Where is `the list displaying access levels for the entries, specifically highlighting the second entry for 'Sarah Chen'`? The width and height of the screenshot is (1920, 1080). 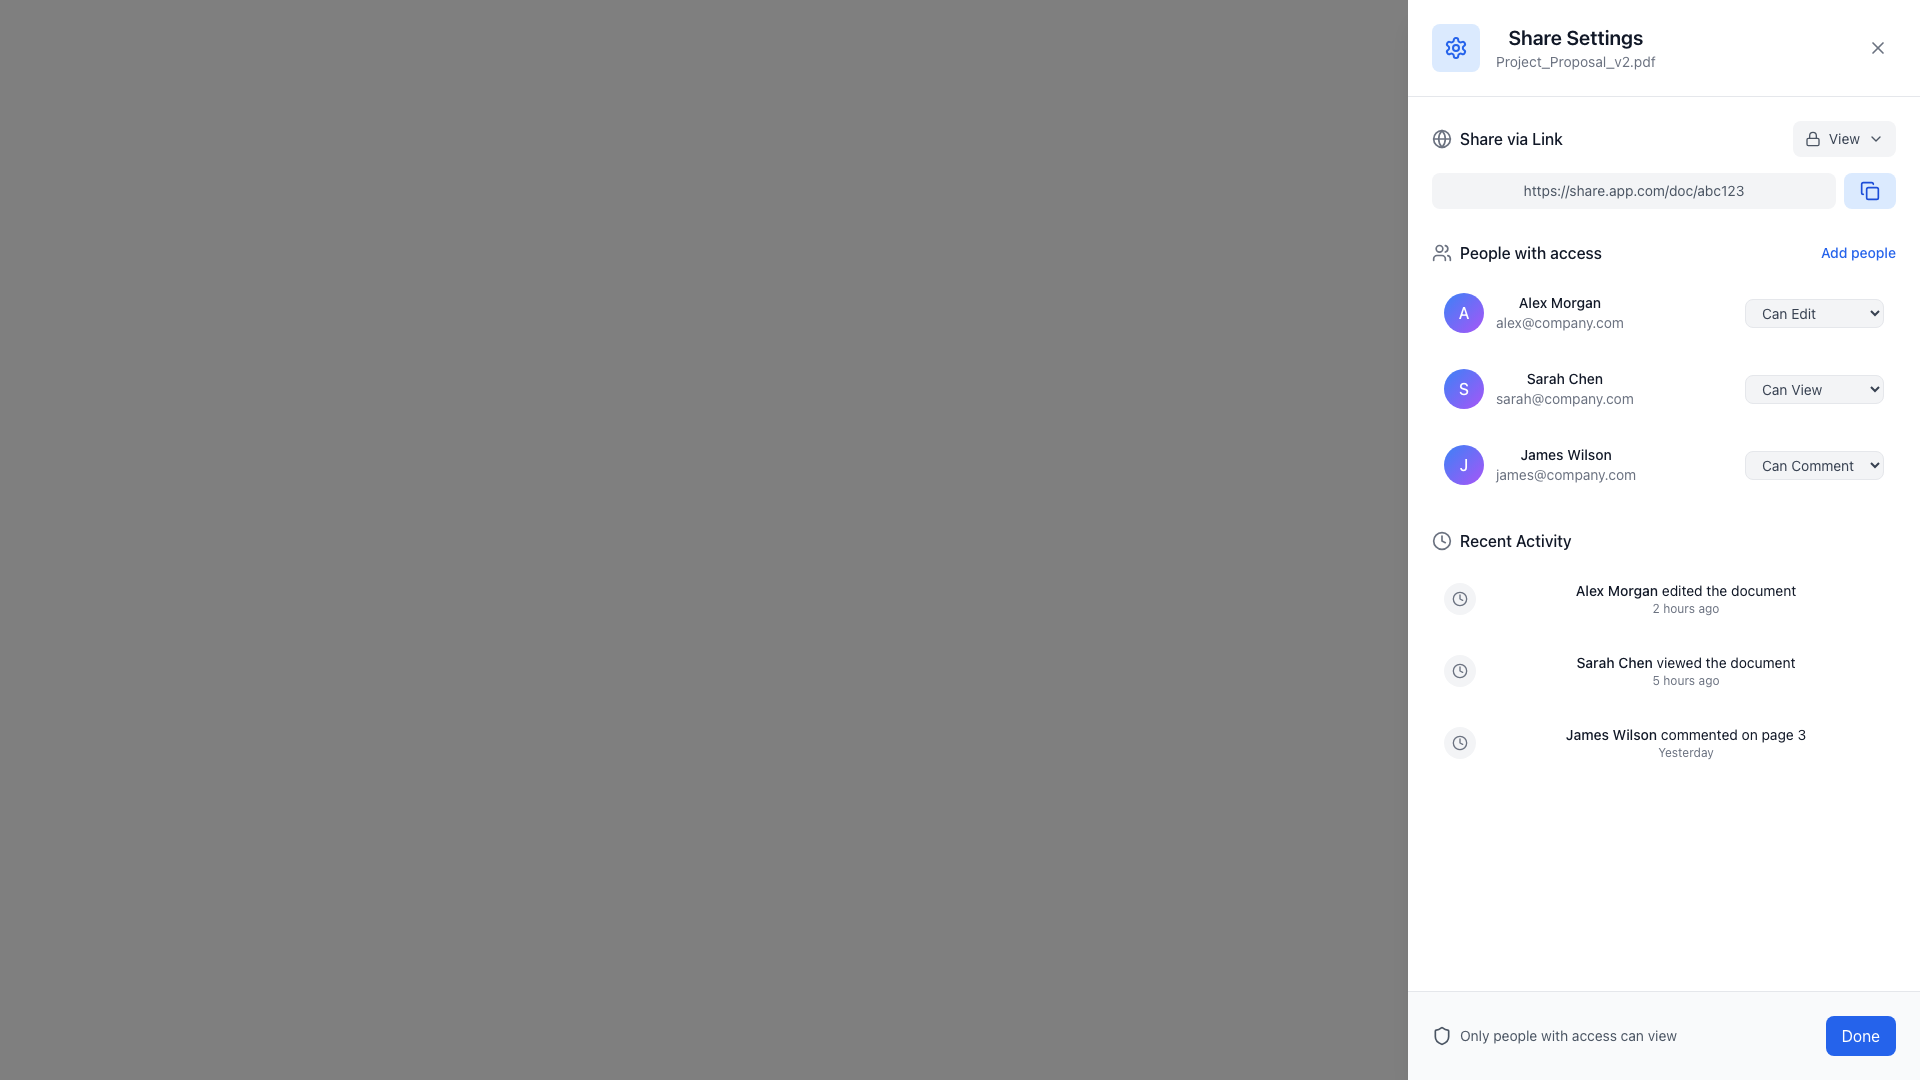
the list displaying access levels for the entries, specifically highlighting the second entry for 'Sarah Chen' is located at coordinates (1664, 369).